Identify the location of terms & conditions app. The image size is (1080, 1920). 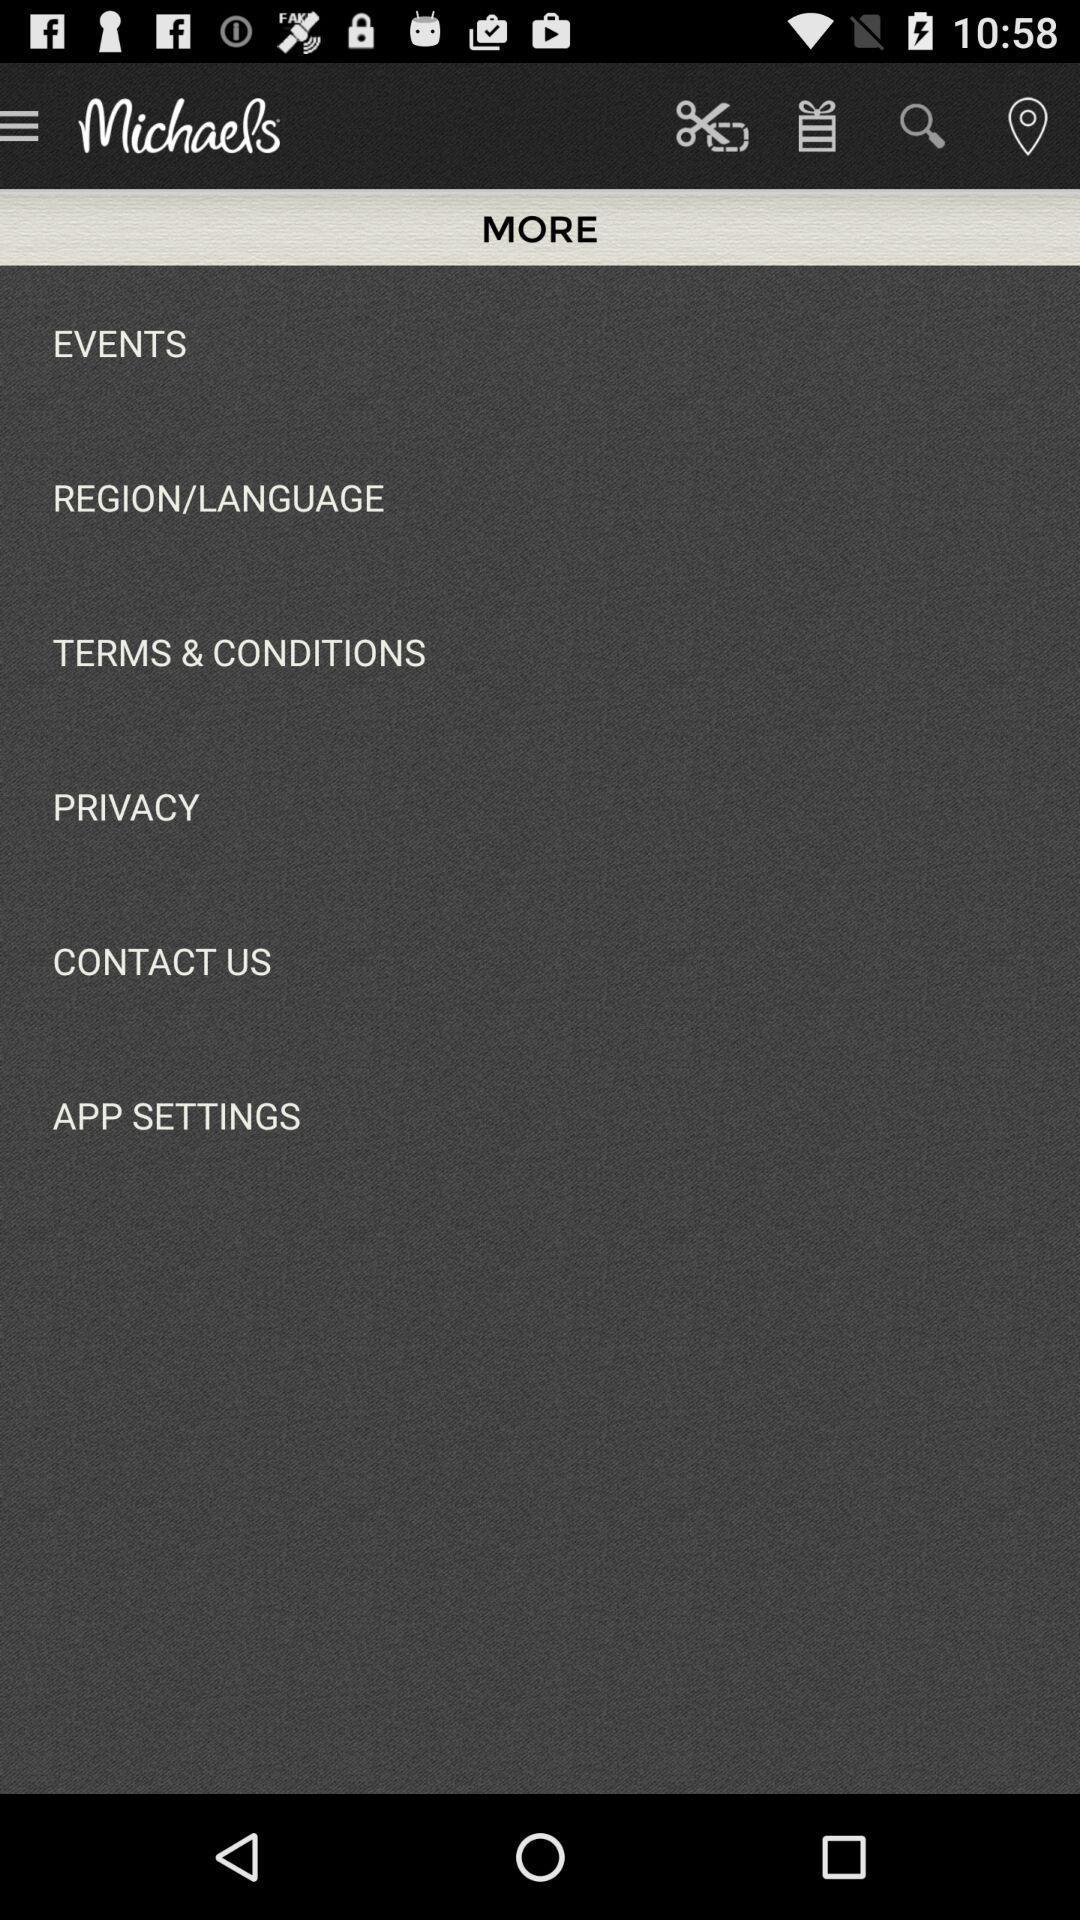
(238, 651).